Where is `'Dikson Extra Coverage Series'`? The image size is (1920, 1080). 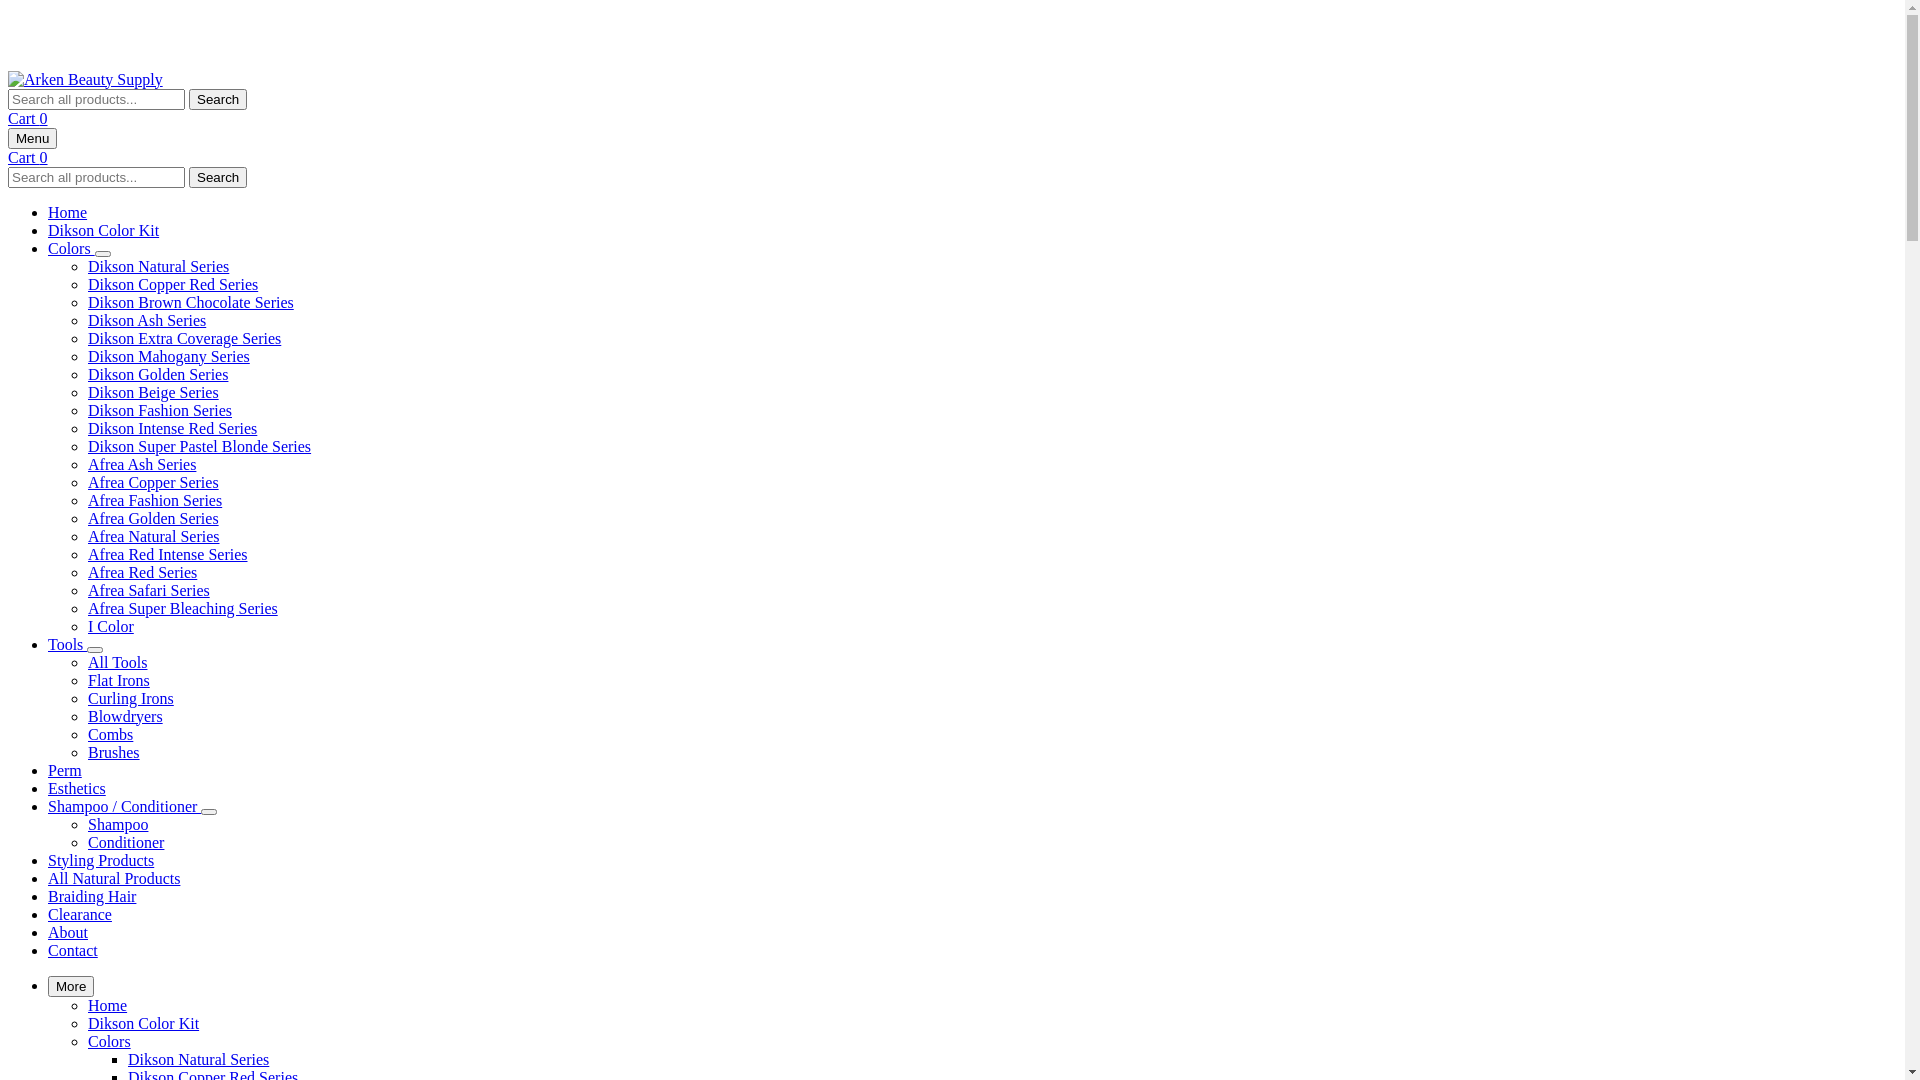
'Dikson Extra Coverage Series' is located at coordinates (184, 337).